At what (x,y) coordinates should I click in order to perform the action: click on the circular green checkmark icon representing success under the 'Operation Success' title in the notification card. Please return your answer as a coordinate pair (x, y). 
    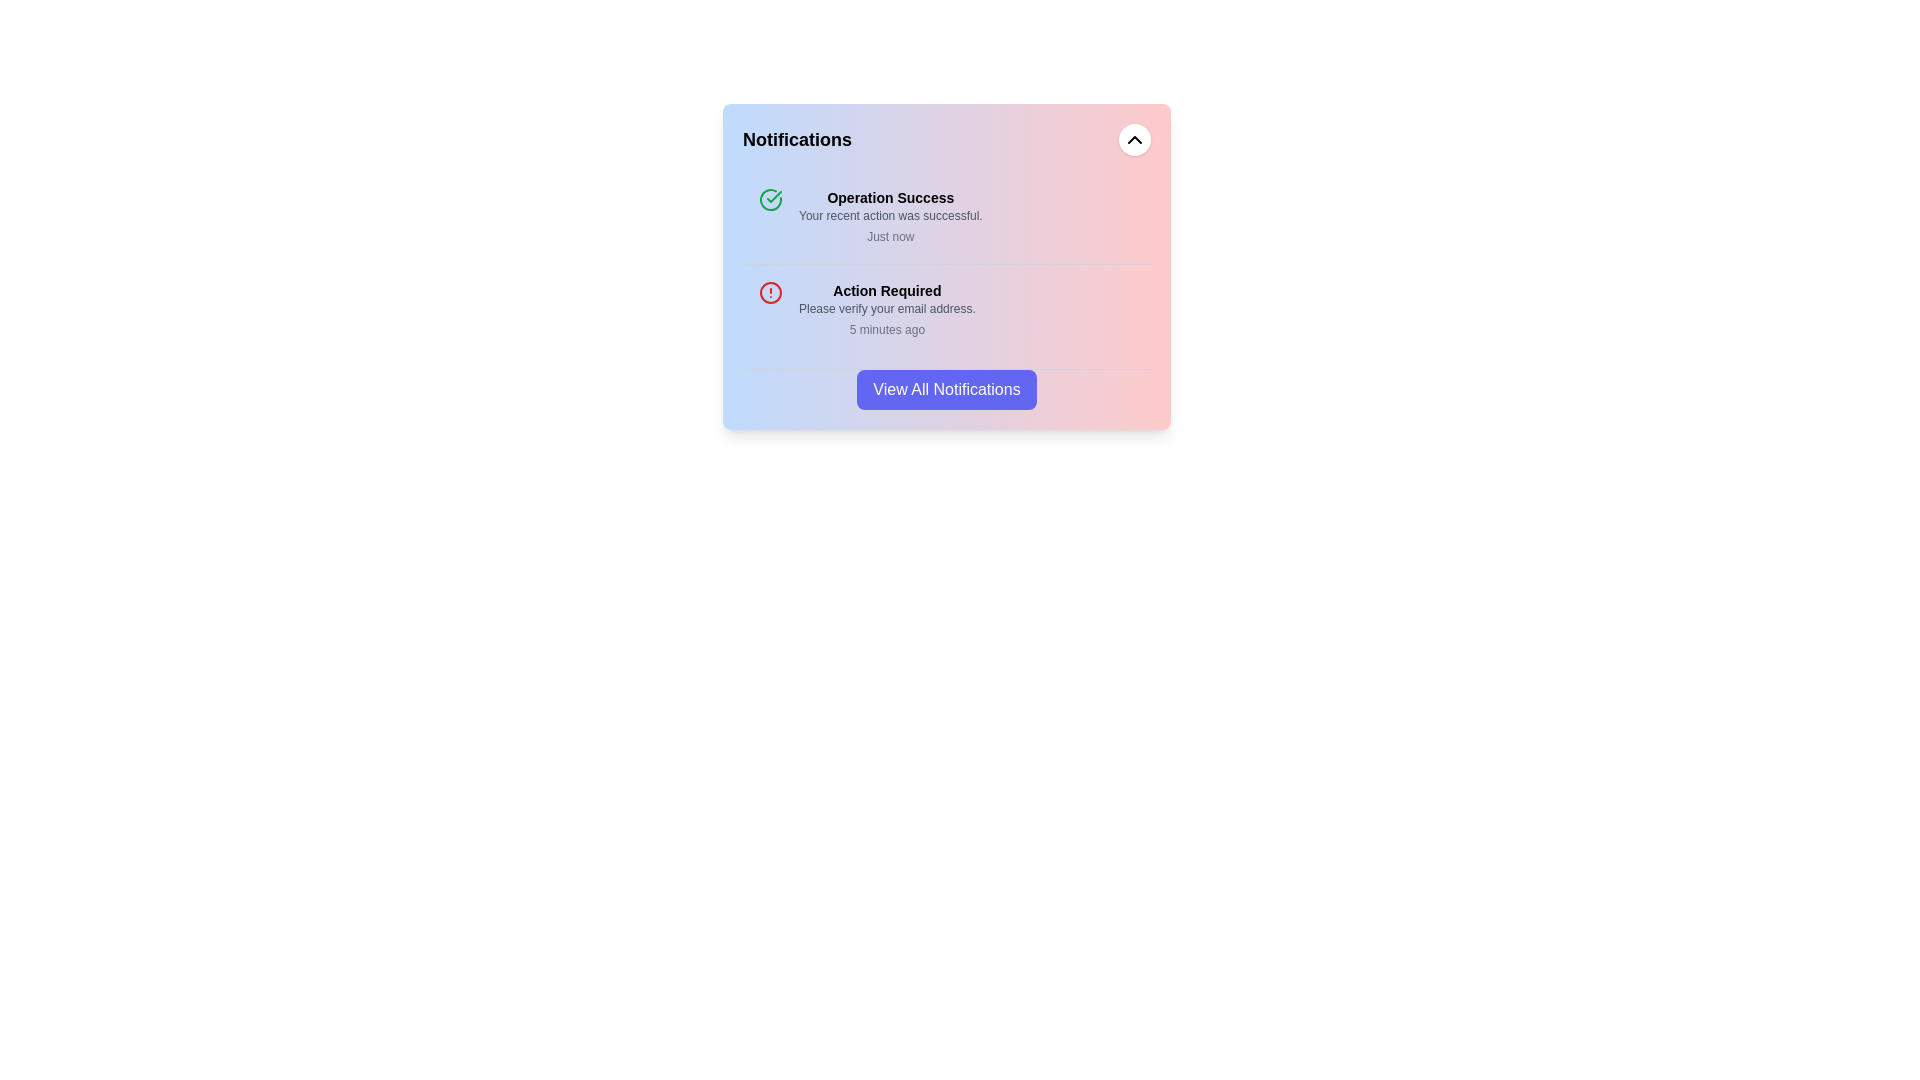
    Looking at the image, I should click on (770, 200).